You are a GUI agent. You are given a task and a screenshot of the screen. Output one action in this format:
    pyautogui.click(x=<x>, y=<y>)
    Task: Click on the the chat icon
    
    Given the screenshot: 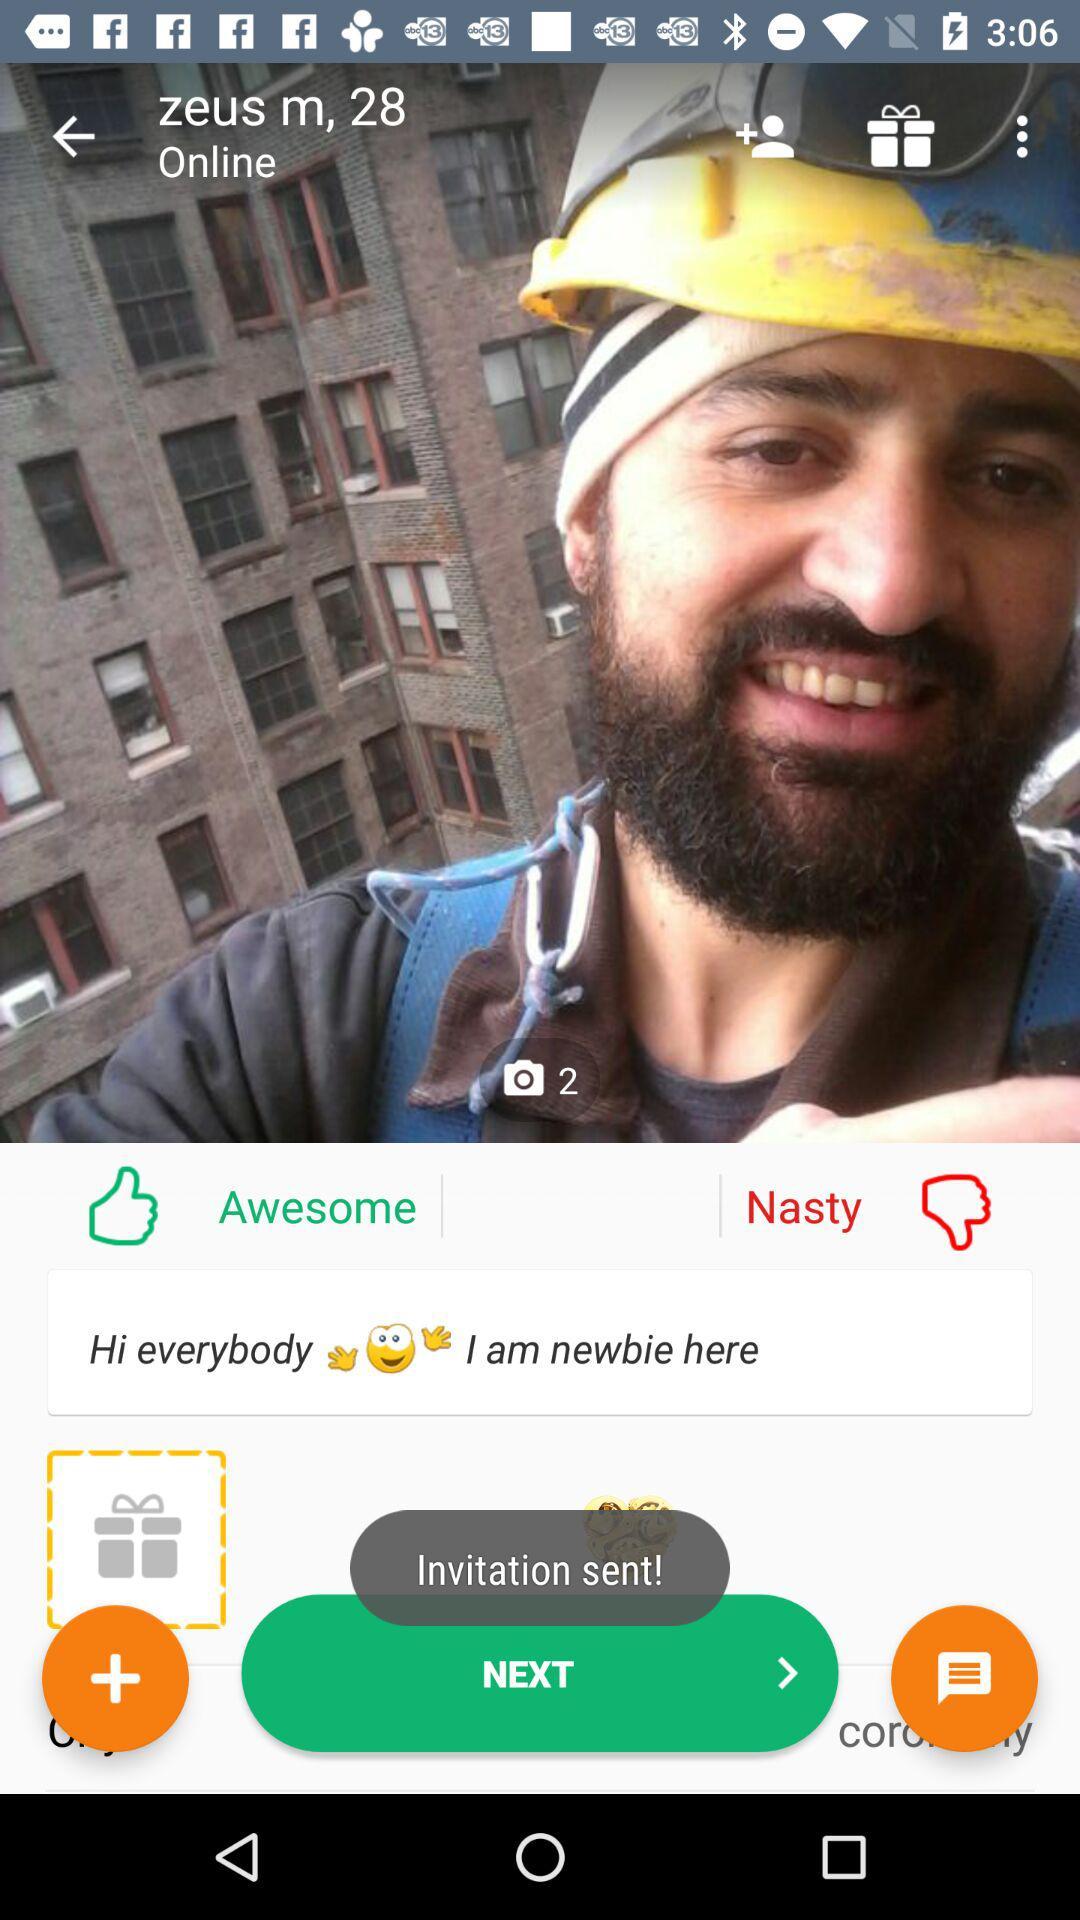 What is the action you would take?
    pyautogui.click(x=963, y=1678)
    